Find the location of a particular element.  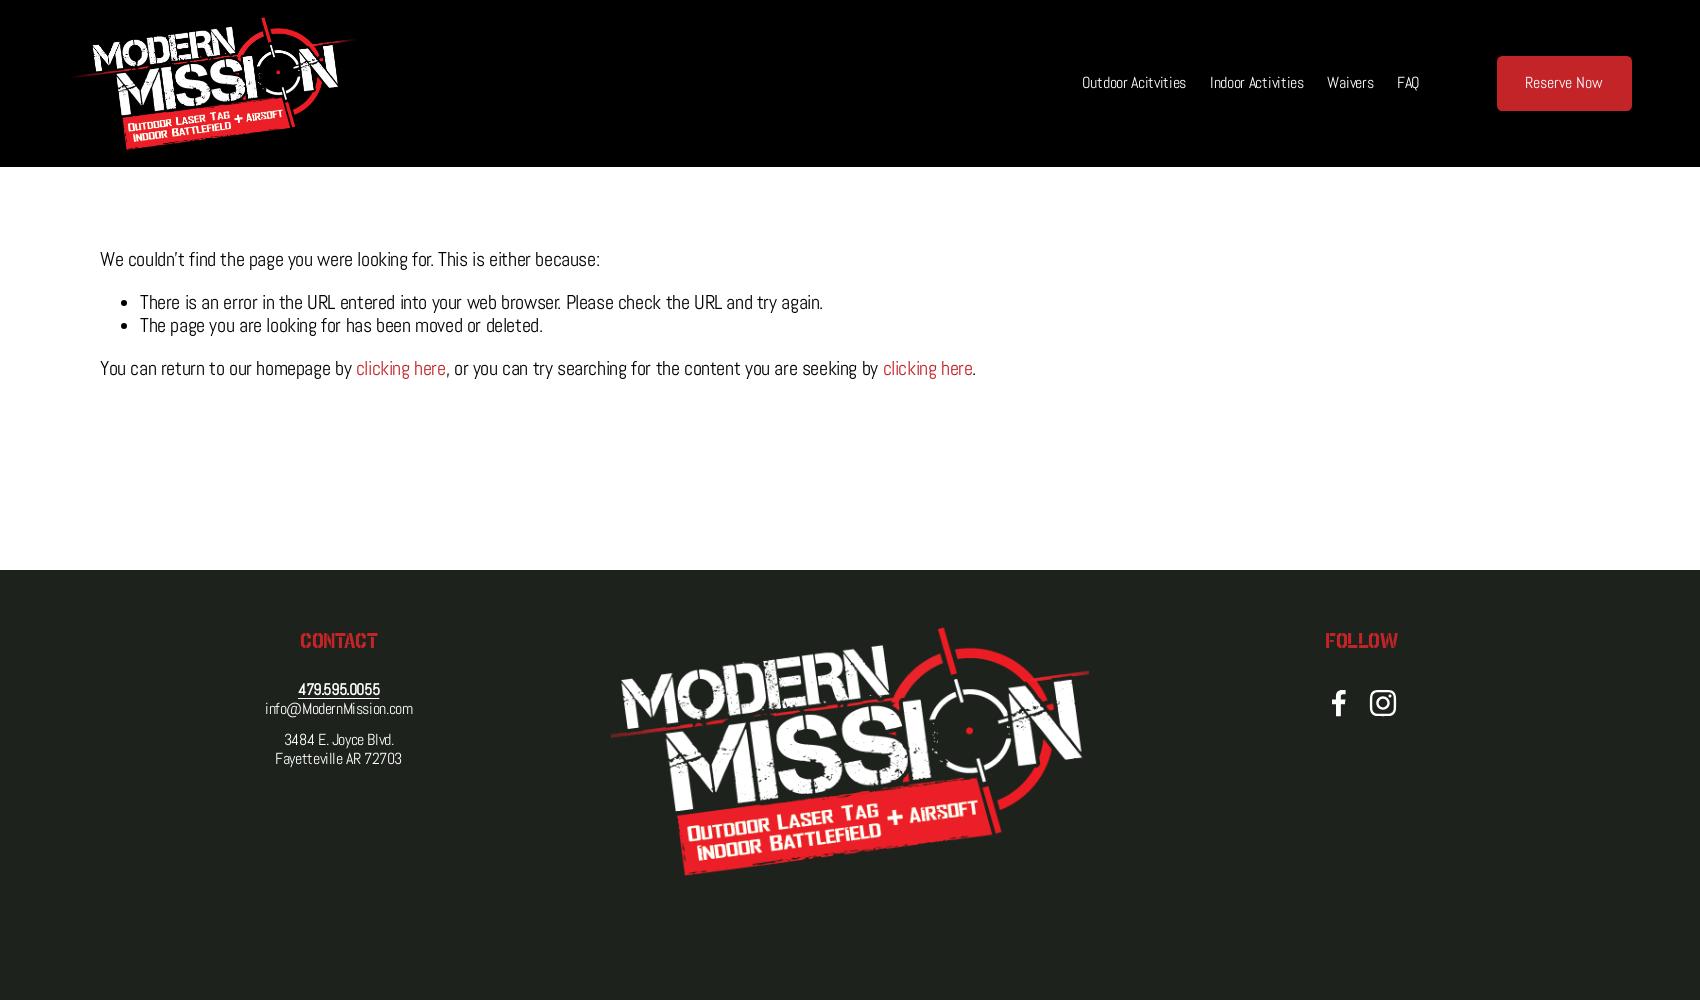

'The page you are looking for has been moved or deleted.' is located at coordinates (340, 324).